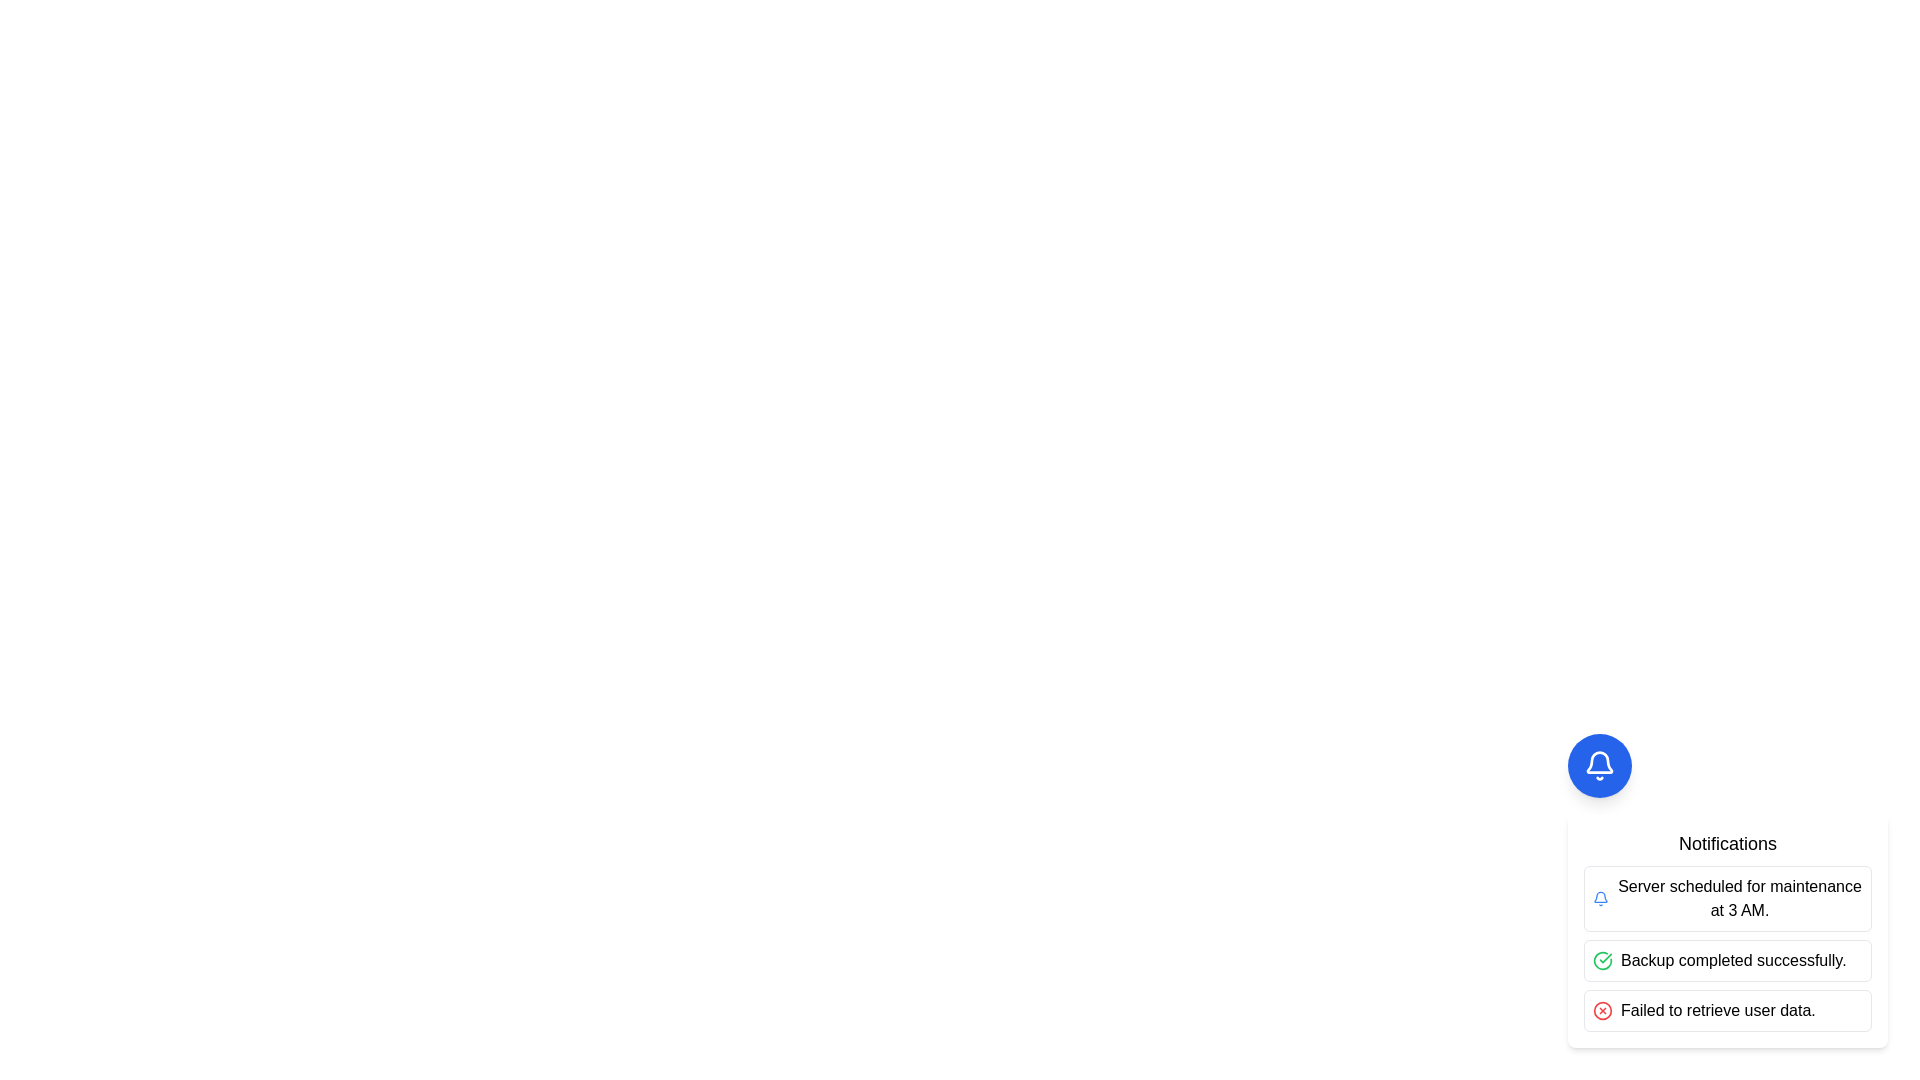  I want to click on the notification item with the text 'Backup completed successfully.' to interact with it, so click(1727, 947).